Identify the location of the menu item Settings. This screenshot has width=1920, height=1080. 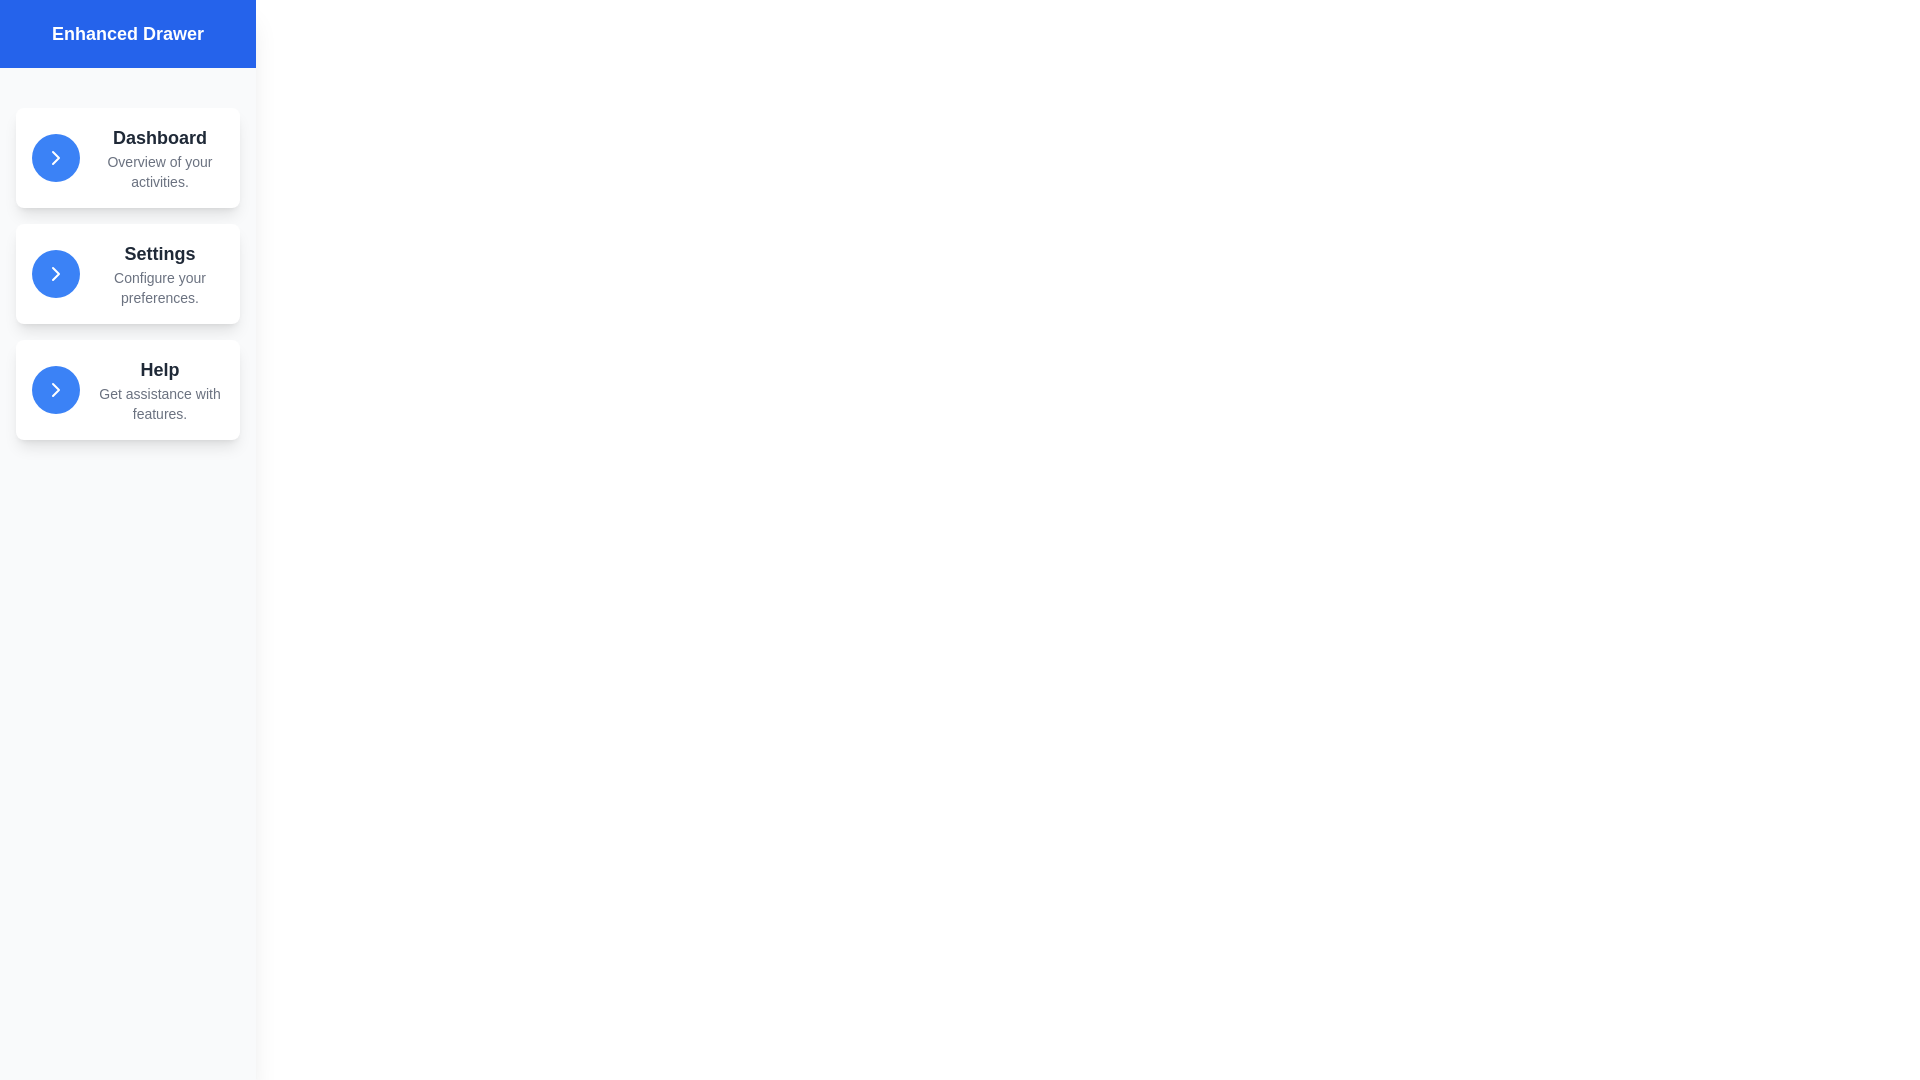
(127, 273).